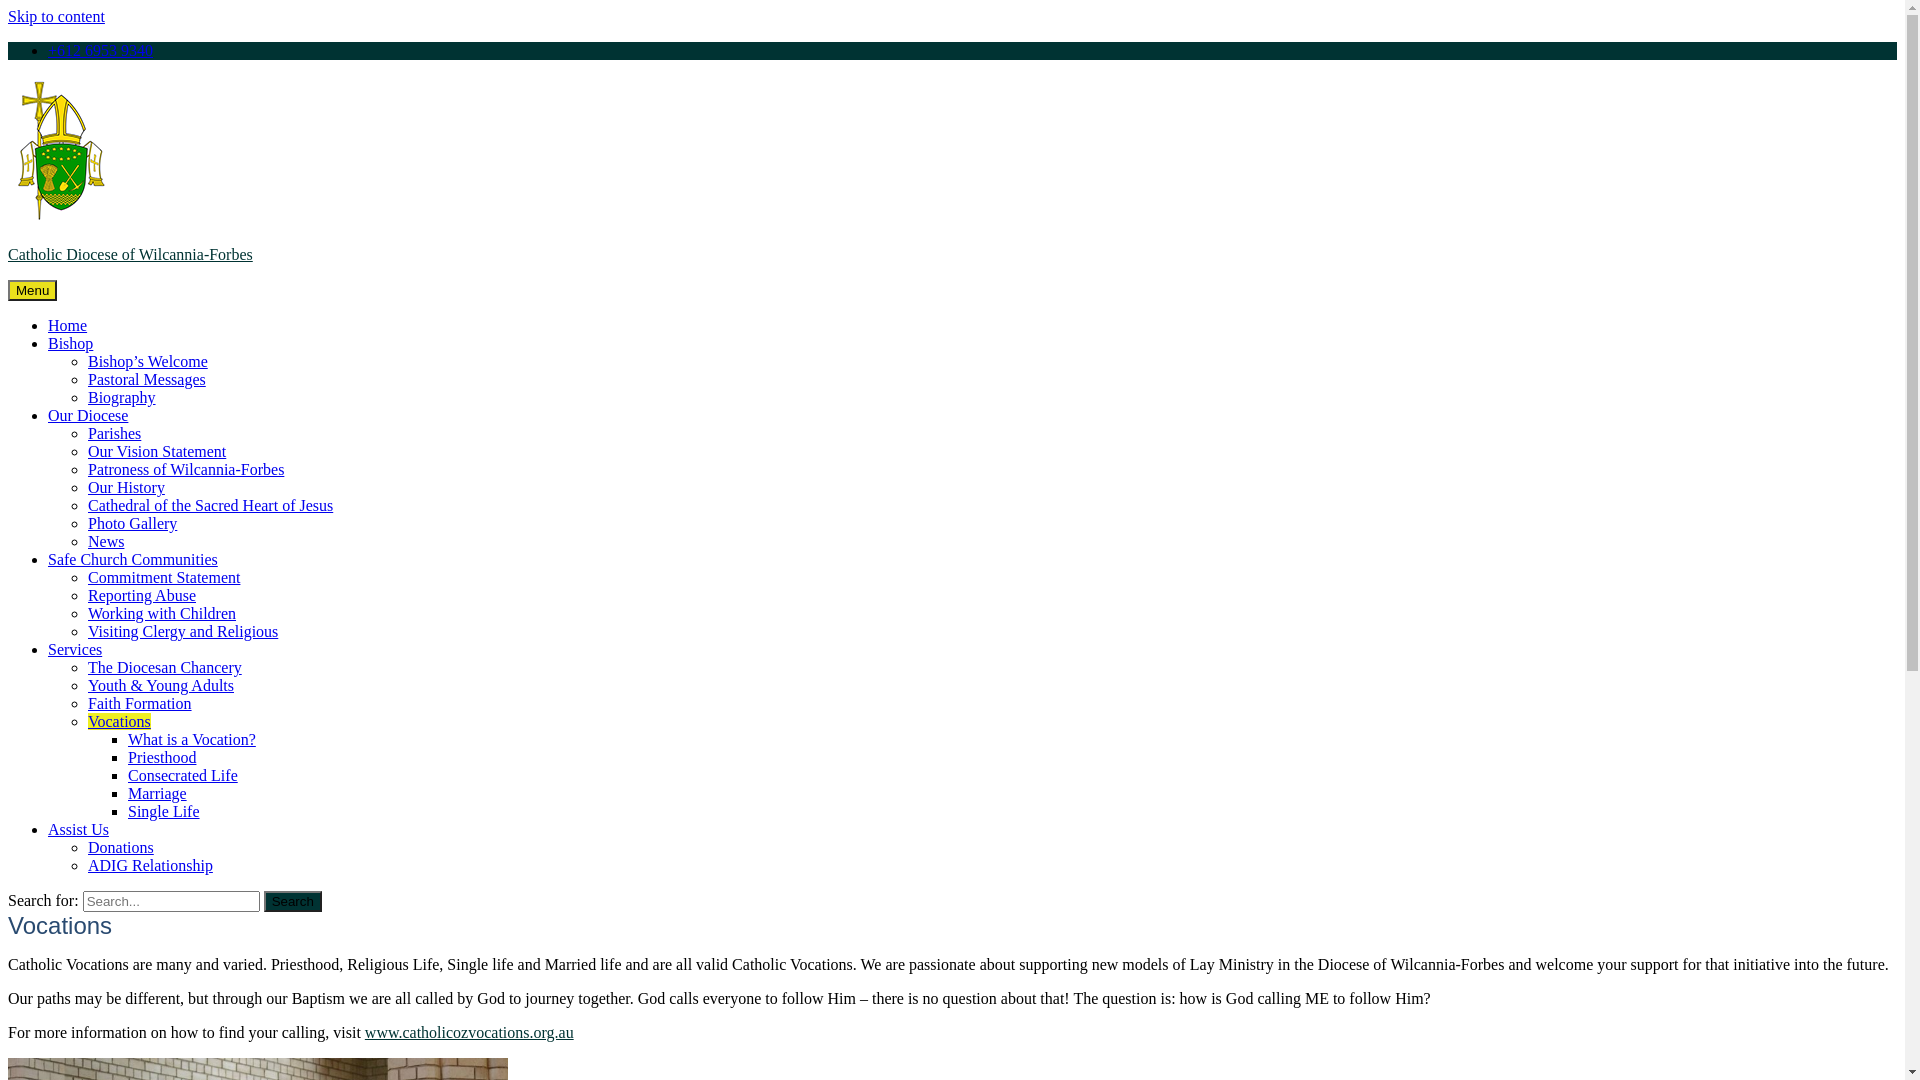 This screenshot has height=1080, width=1920. What do you see at coordinates (8, 16) in the screenshot?
I see `'Skip to content'` at bounding box center [8, 16].